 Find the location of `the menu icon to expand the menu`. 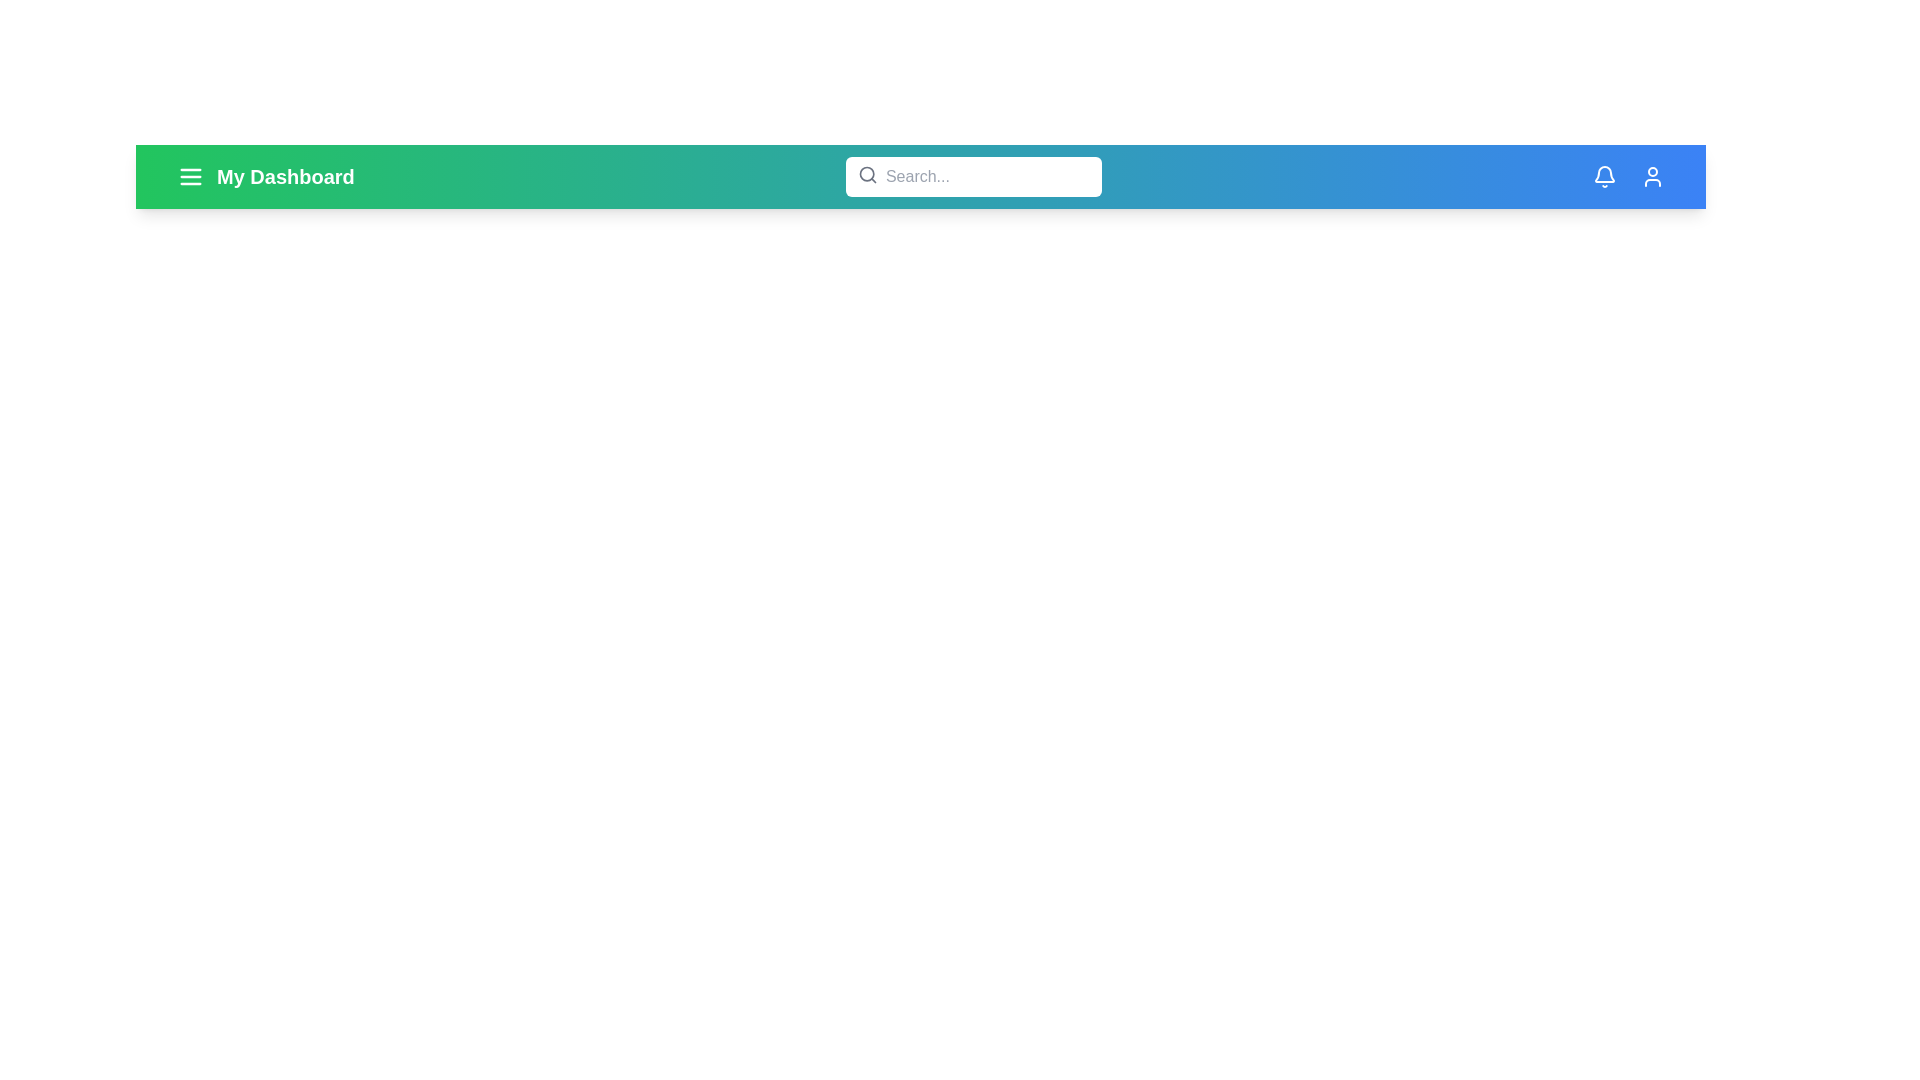

the menu icon to expand the menu is located at coordinates (191, 176).